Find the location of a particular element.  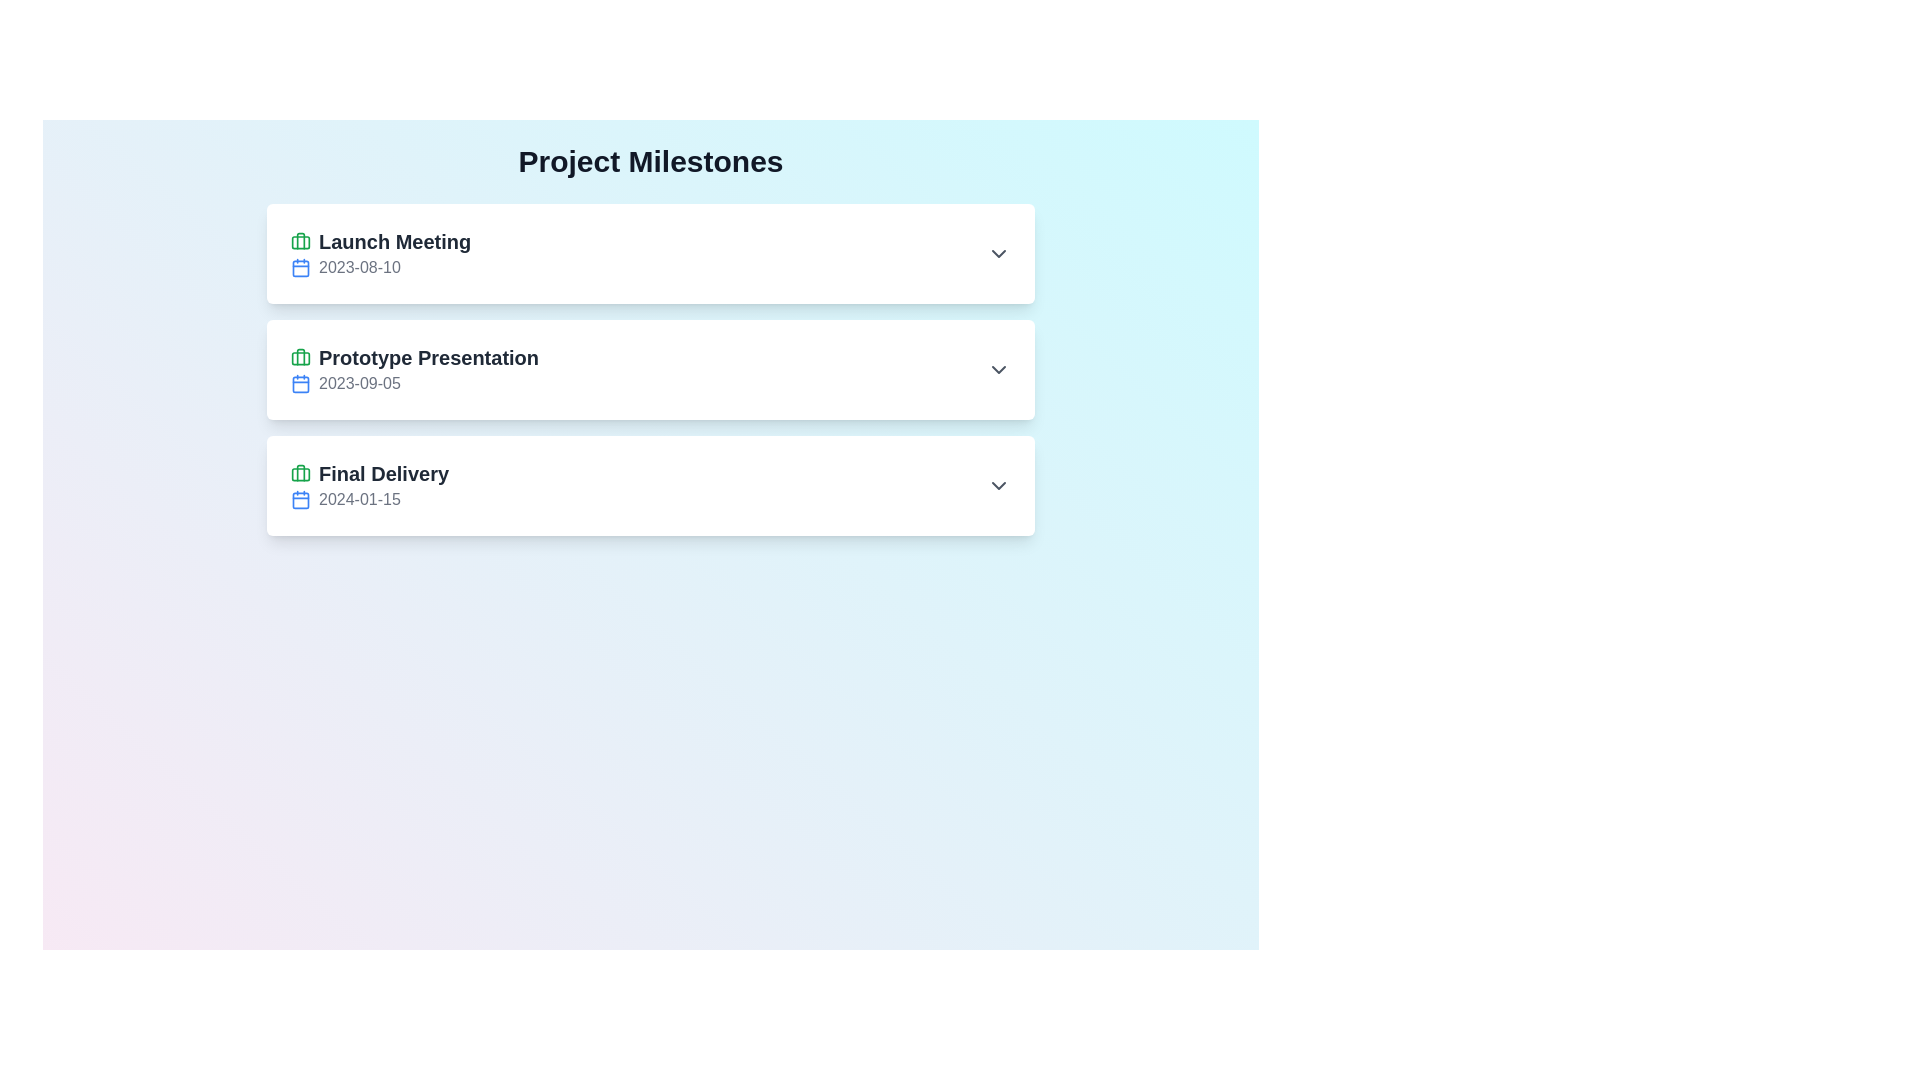

the decorative visual element within the calendar icon of the second milestone item titled 'Prototype Presentation', located to the left of the text and aligned with the event date description is located at coordinates (300, 384).